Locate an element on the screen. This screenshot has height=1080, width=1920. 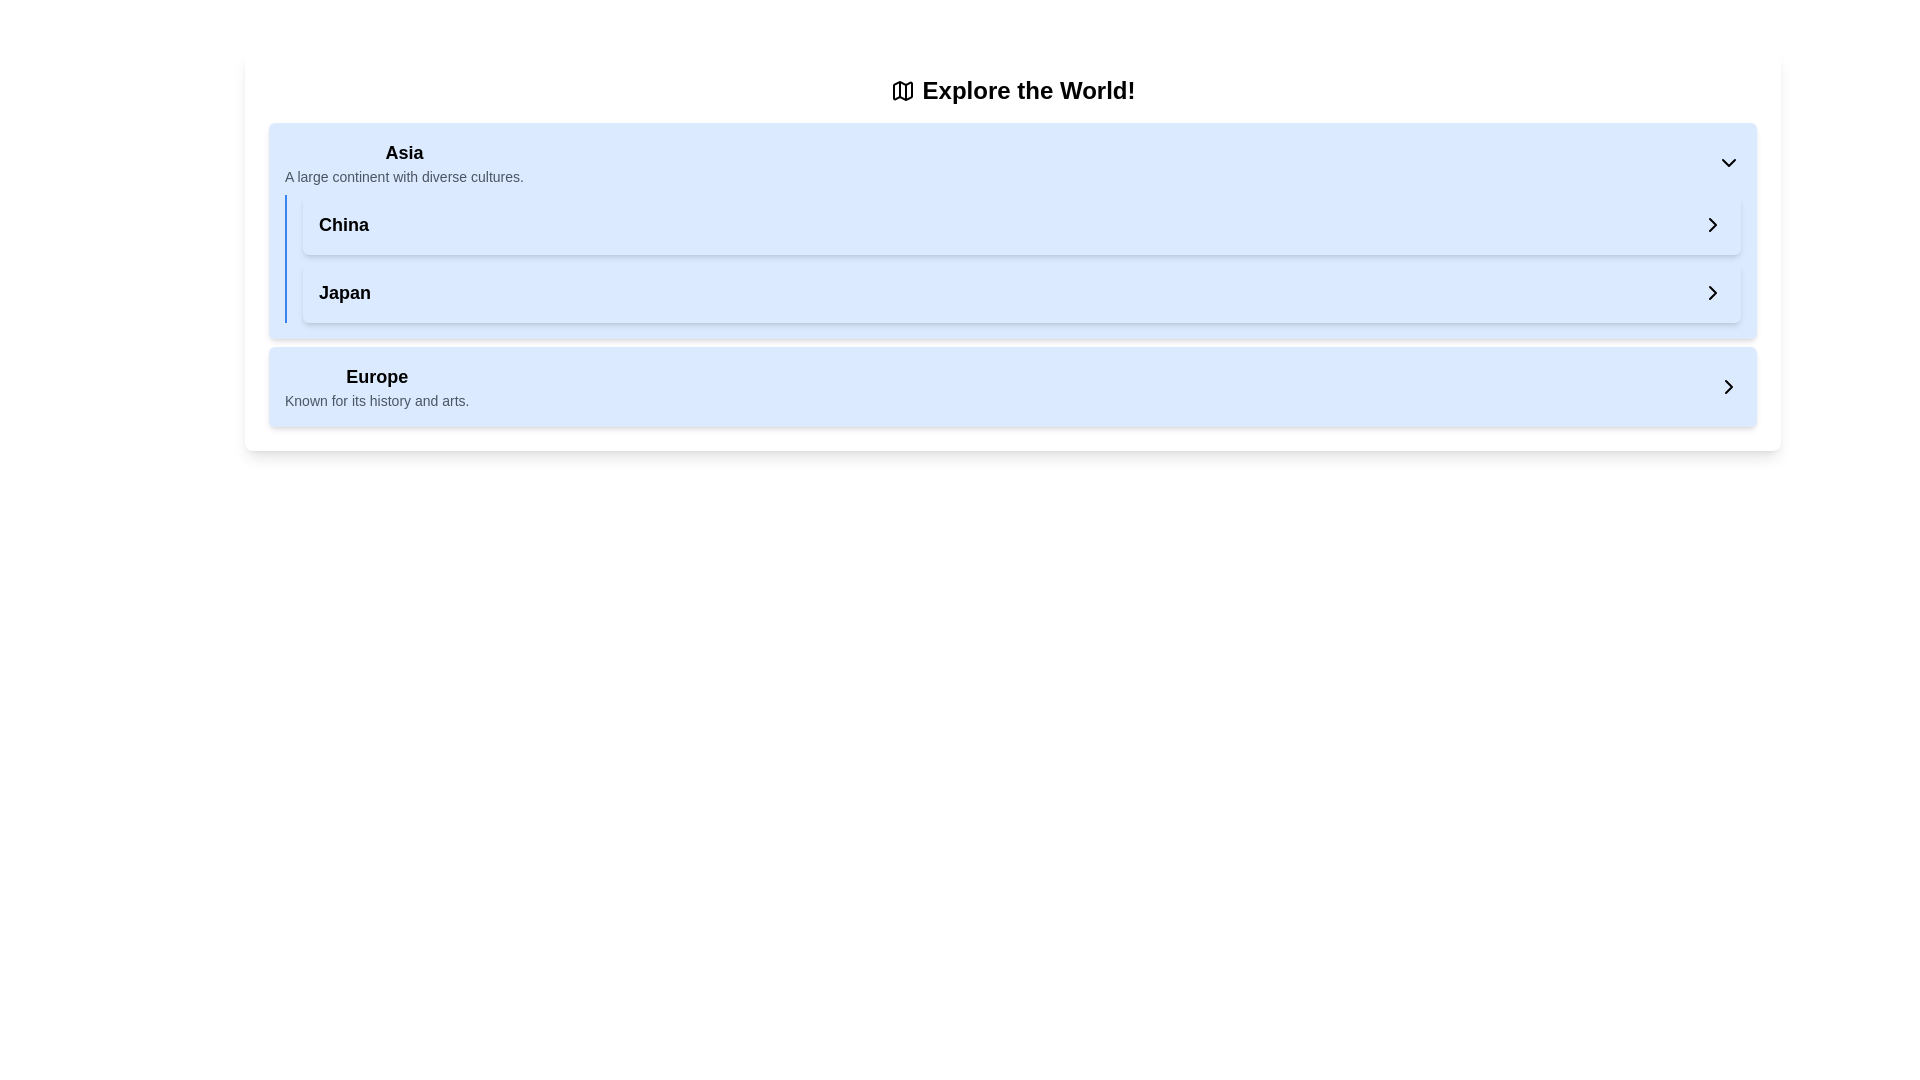
the navigational button located to the far right of the 'Japan' label to initiate navigation is located at coordinates (1712, 293).